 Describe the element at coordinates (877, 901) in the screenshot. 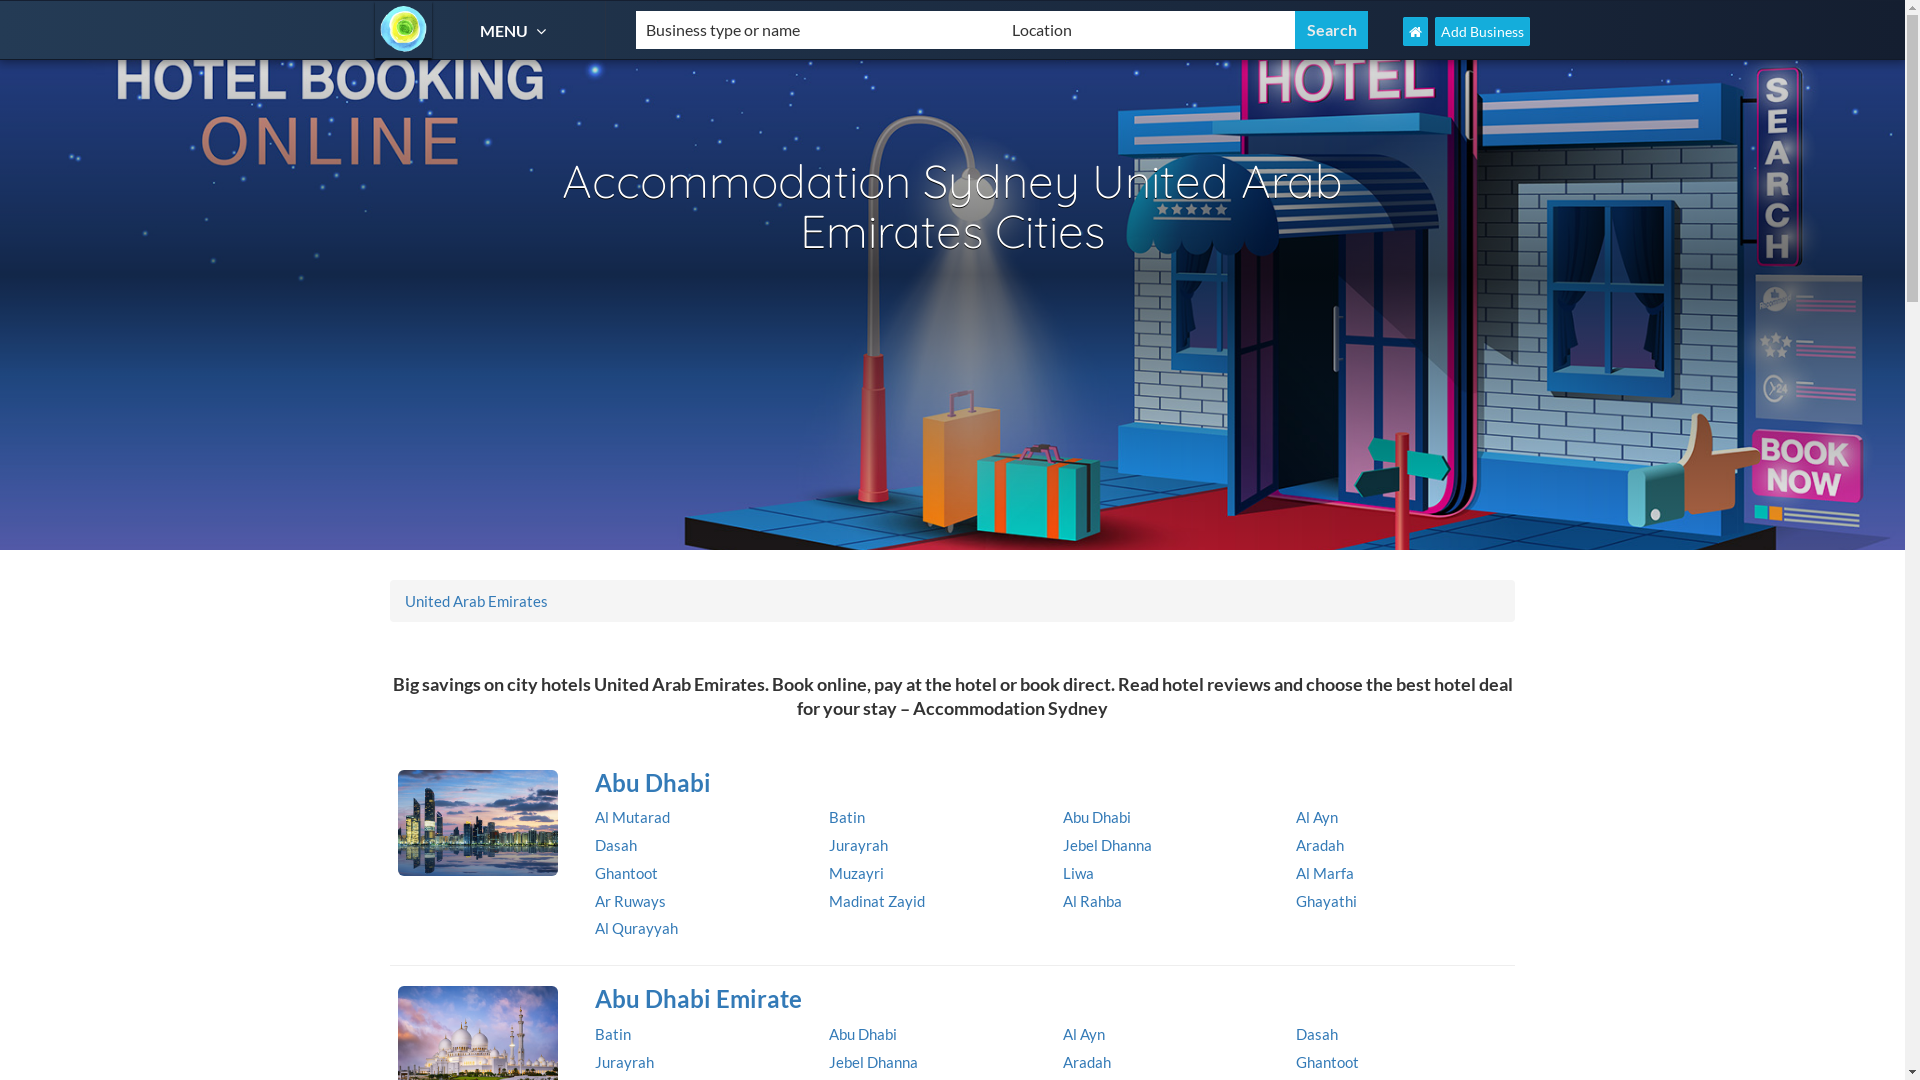

I see `'Madinat Zayid'` at that location.